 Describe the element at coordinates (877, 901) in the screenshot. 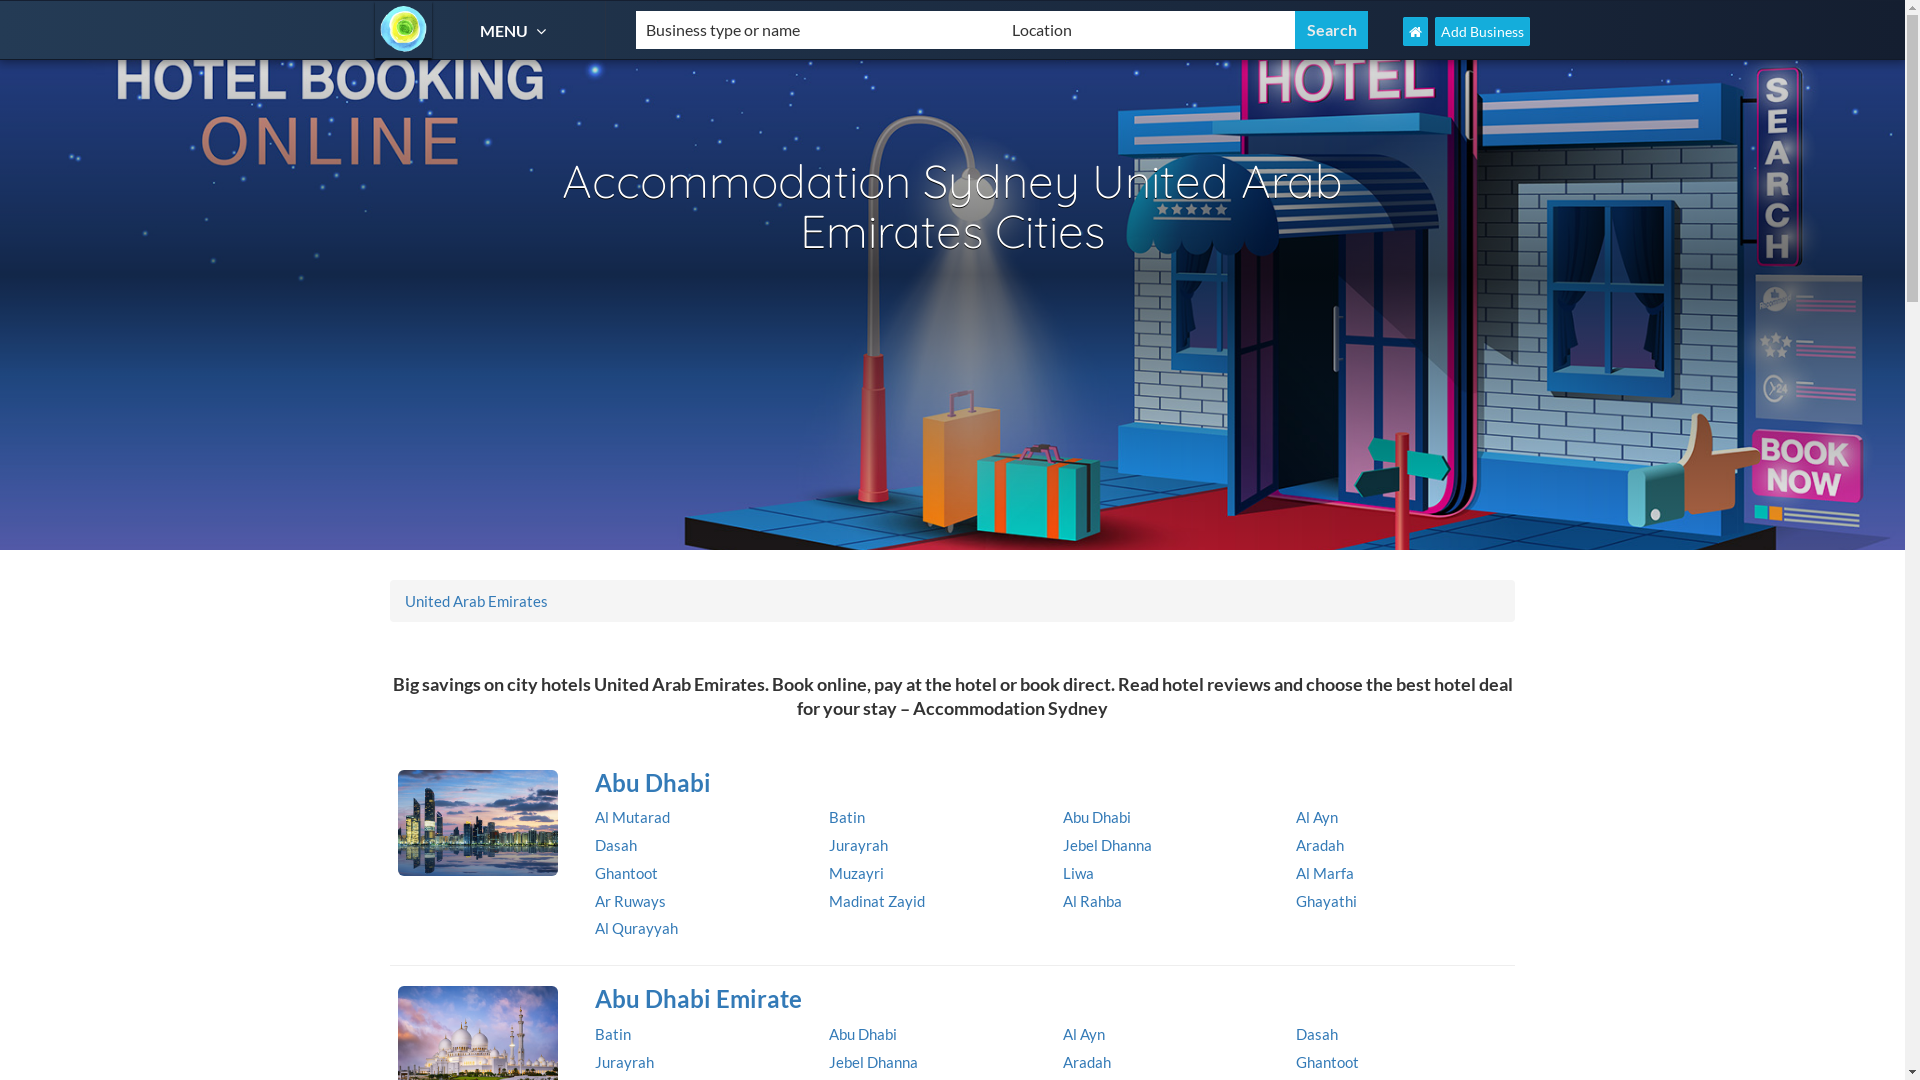

I see `'Madinat Zayid'` at that location.